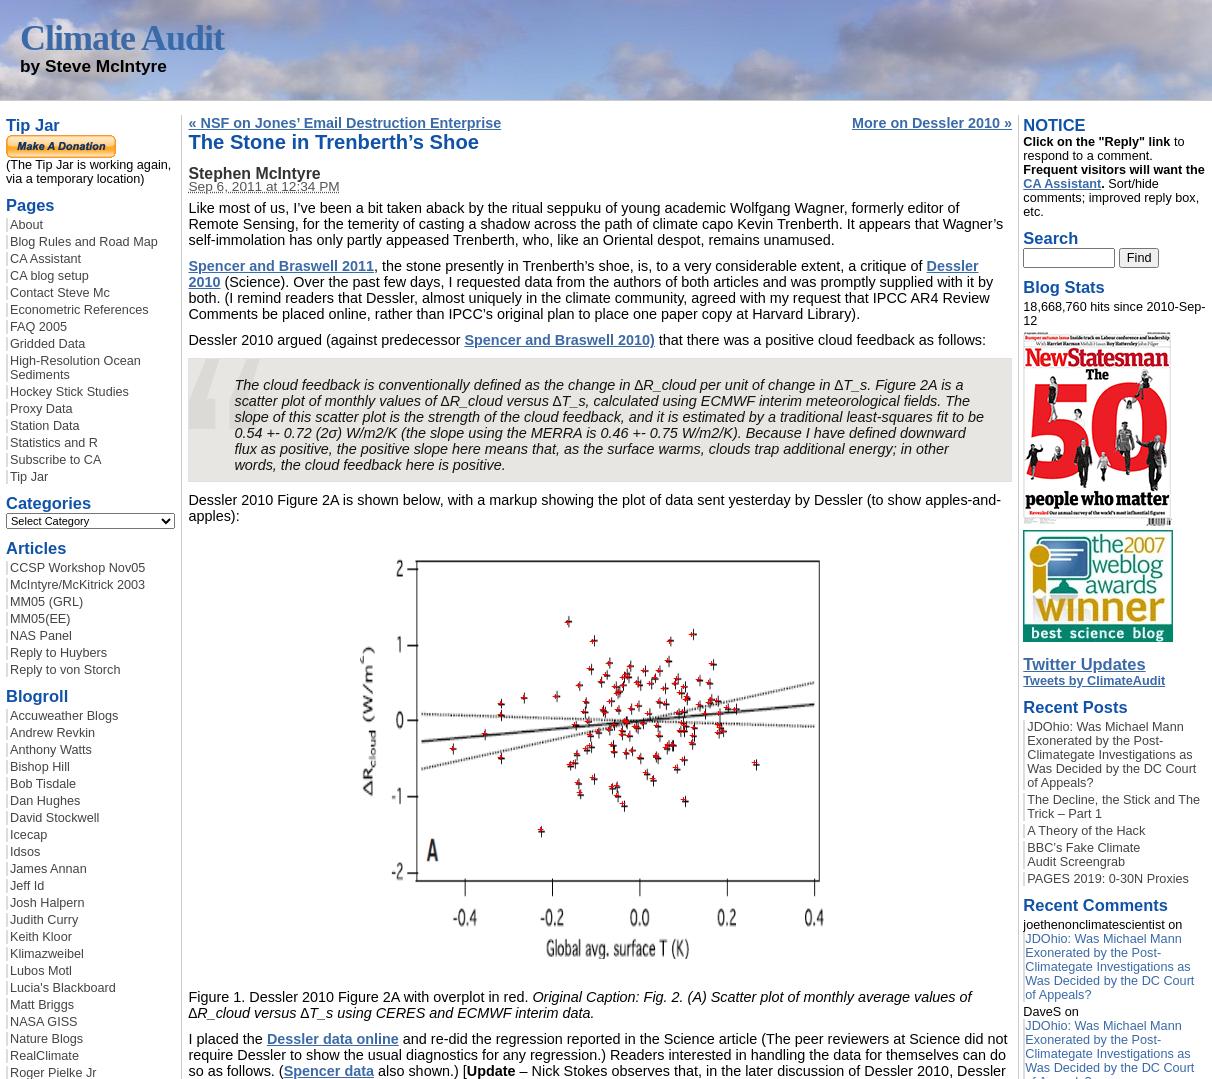  I want to click on 'Stephen McIntyre', so click(254, 172).